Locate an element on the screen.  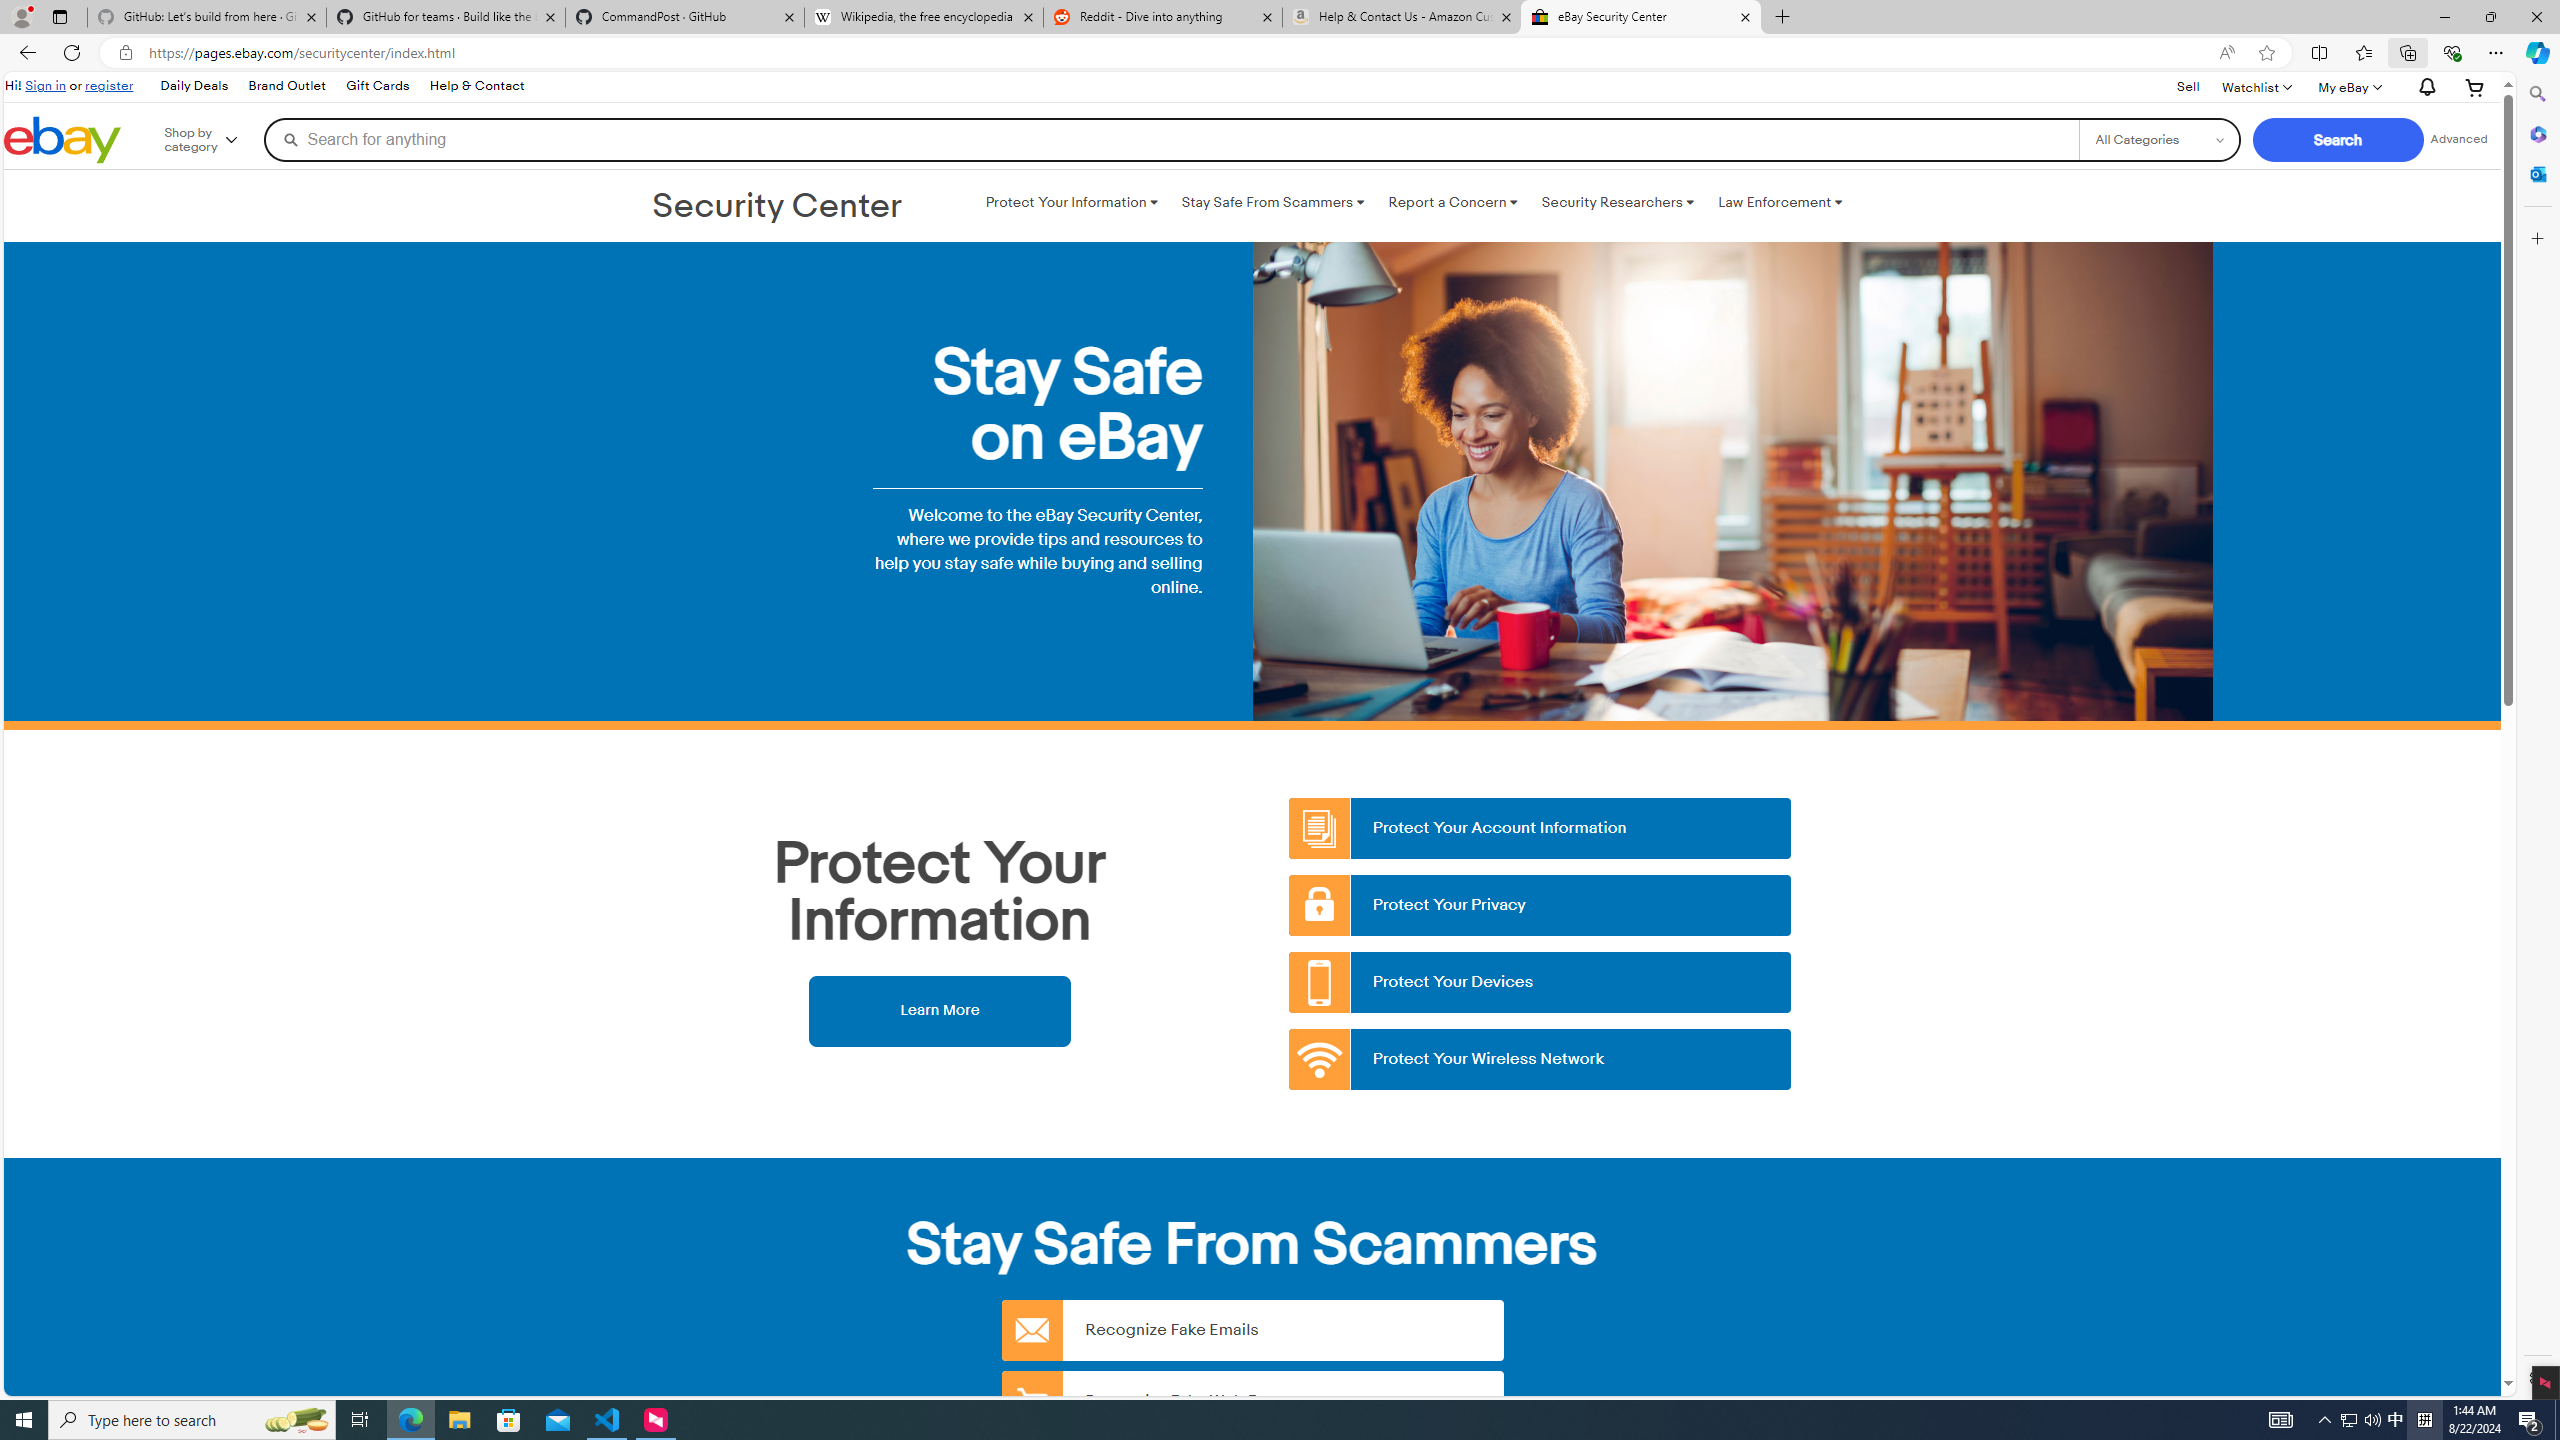
'Protect Your Information ' is located at coordinates (1071, 202).